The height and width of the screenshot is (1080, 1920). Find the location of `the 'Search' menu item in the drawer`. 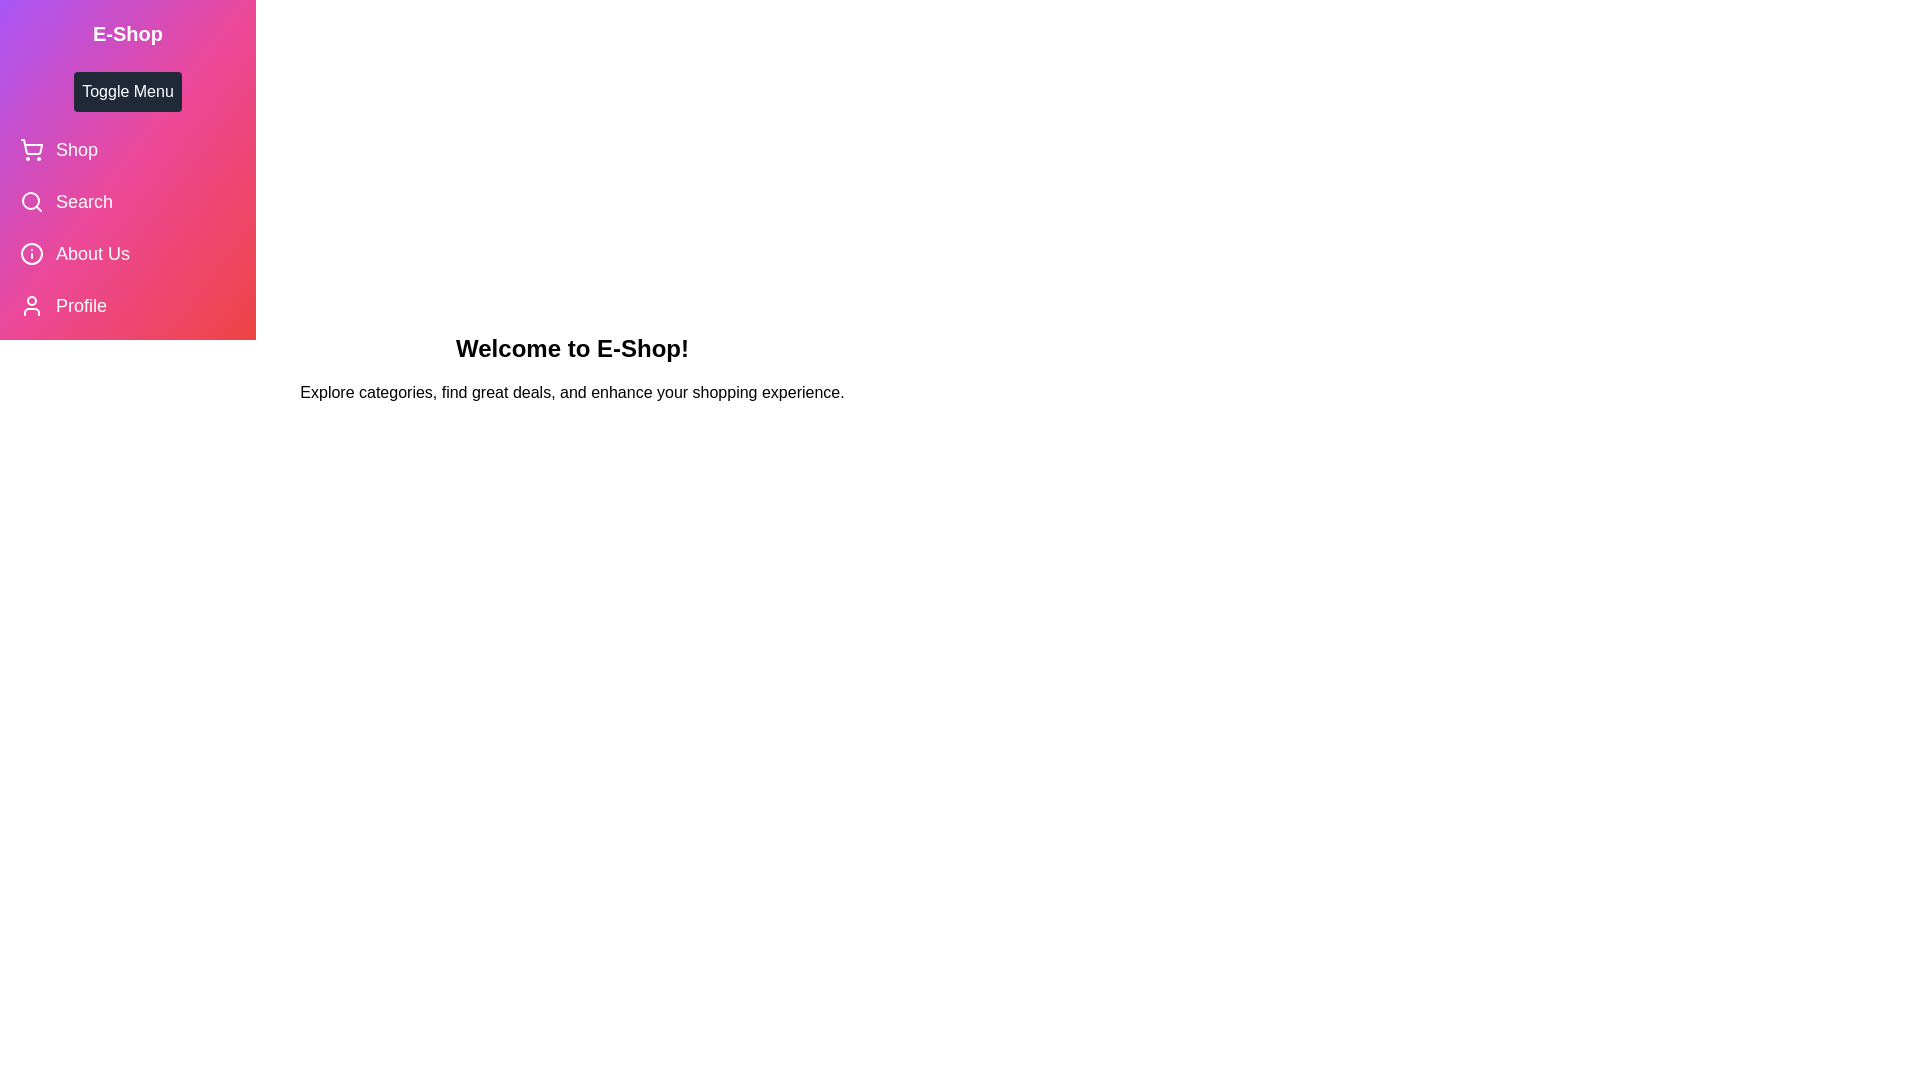

the 'Search' menu item in the drawer is located at coordinates (127, 201).